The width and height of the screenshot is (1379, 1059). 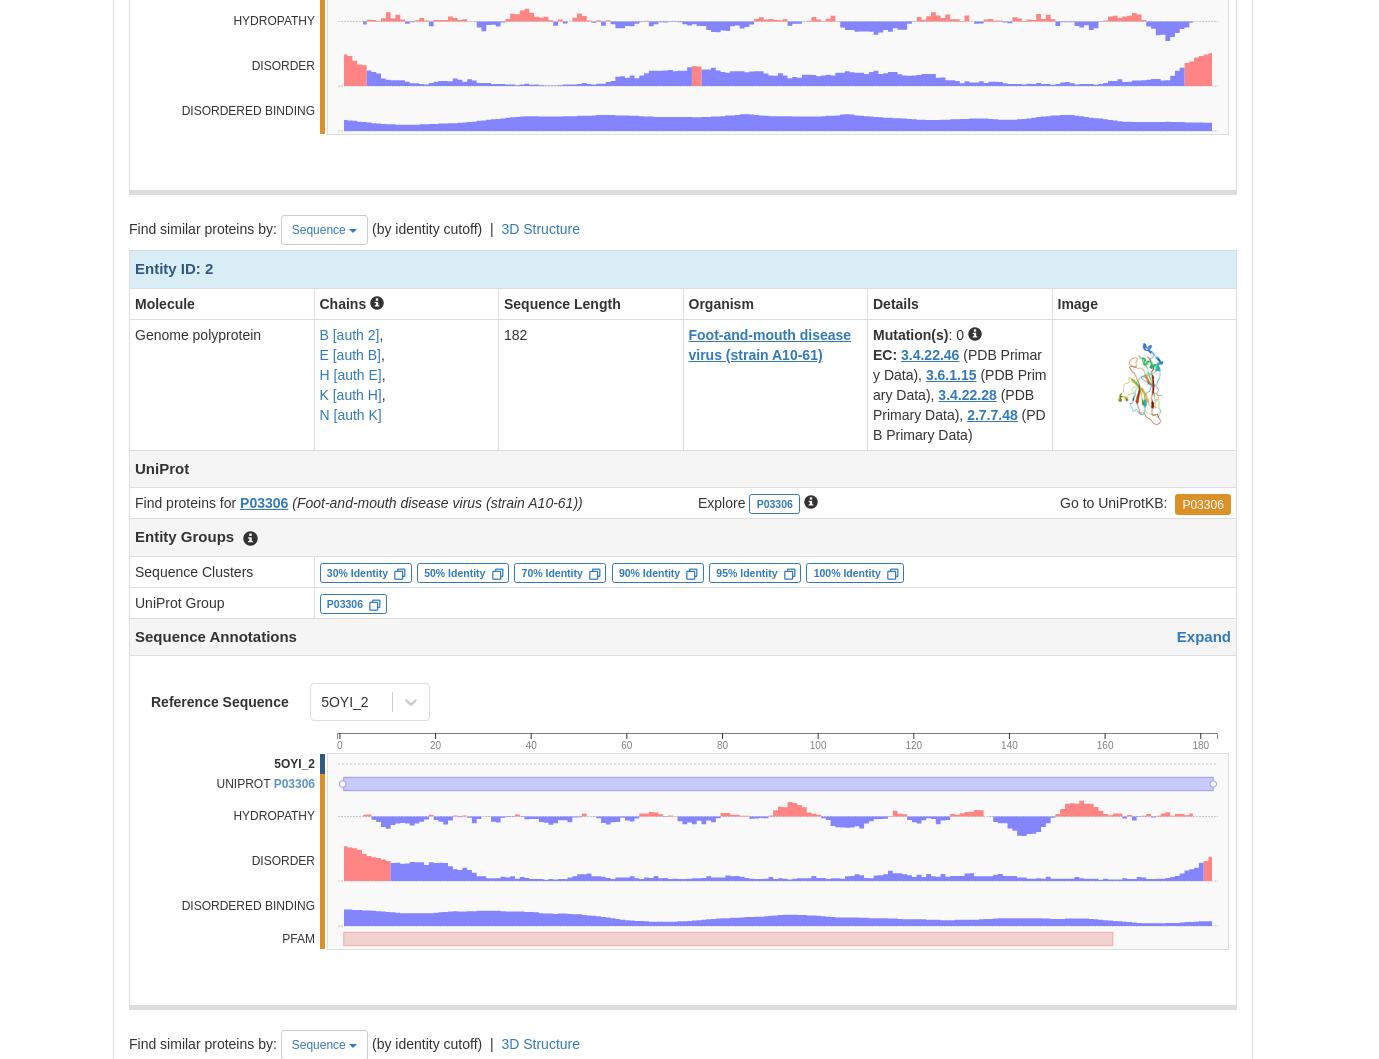 I want to click on '160', so click(x=1104, y=744).